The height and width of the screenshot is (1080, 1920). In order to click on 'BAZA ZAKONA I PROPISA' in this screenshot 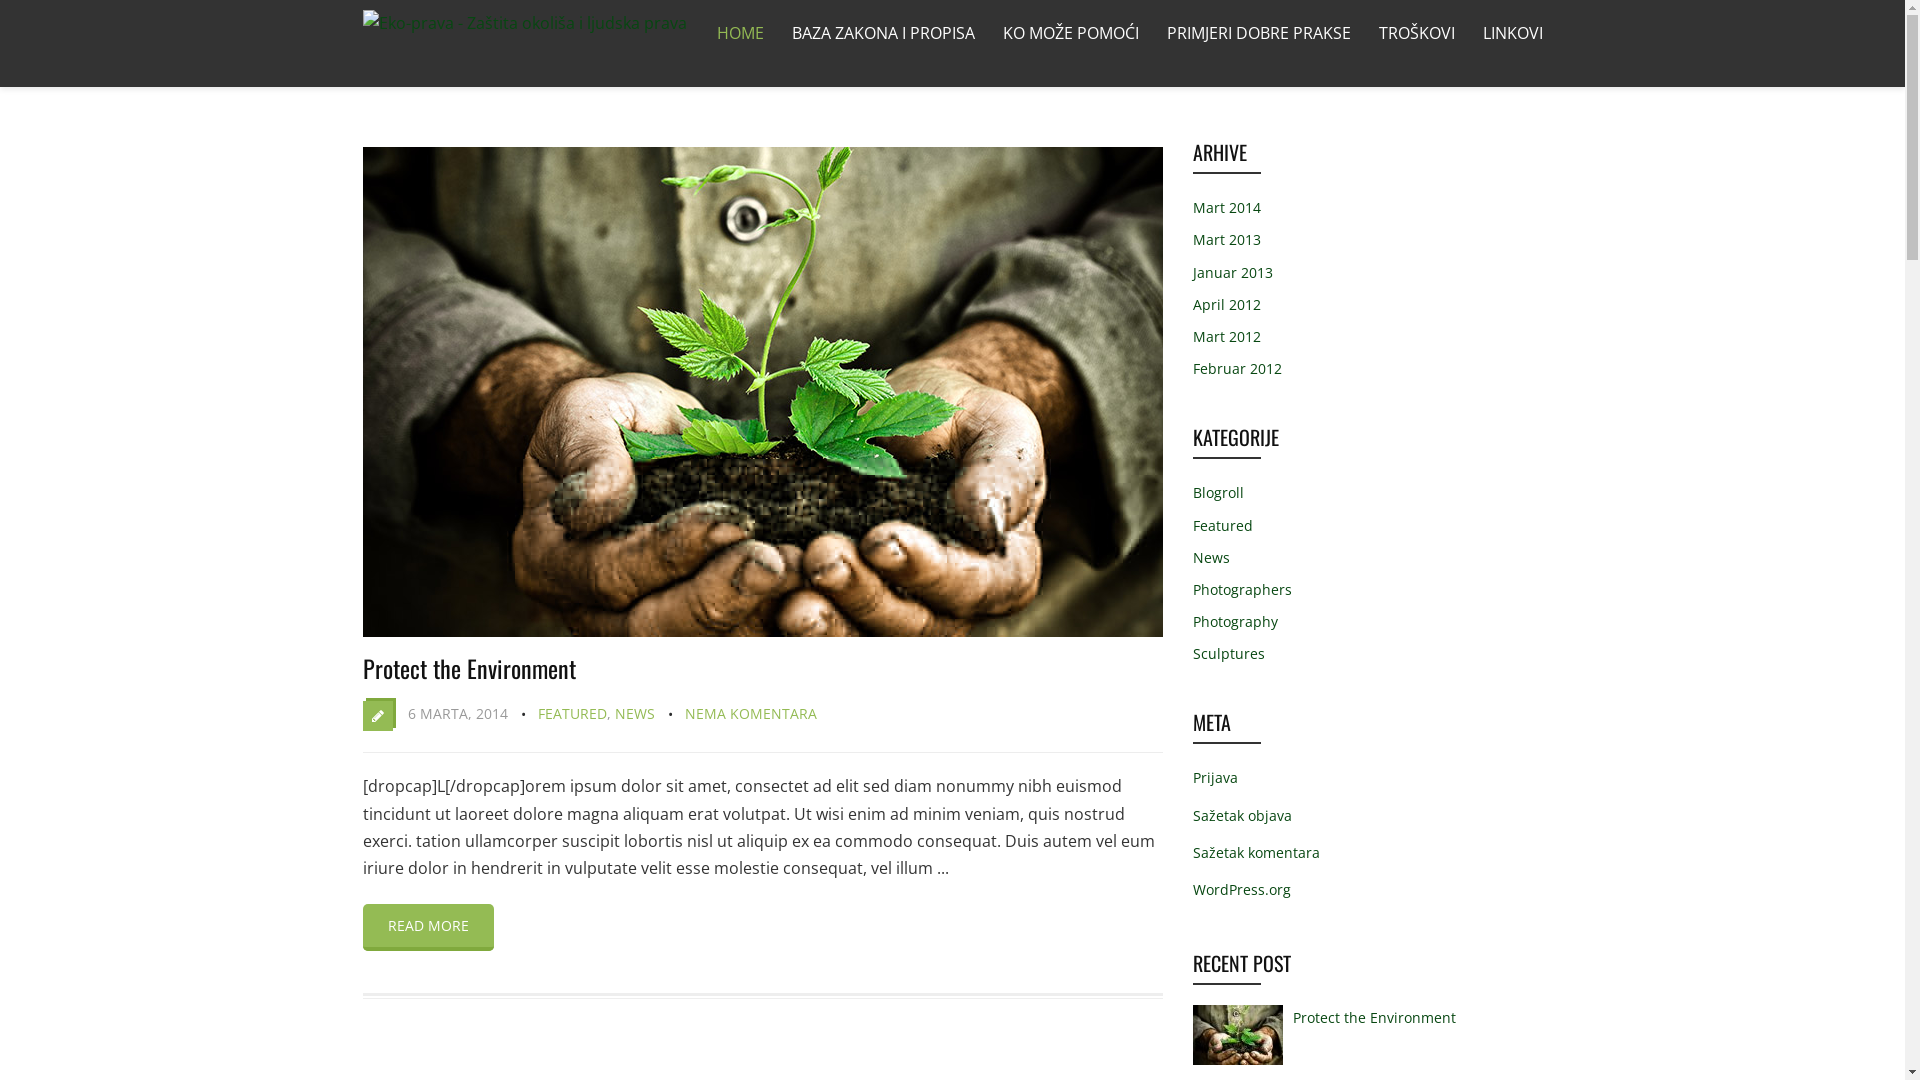, I will do `click(882, 33)`.